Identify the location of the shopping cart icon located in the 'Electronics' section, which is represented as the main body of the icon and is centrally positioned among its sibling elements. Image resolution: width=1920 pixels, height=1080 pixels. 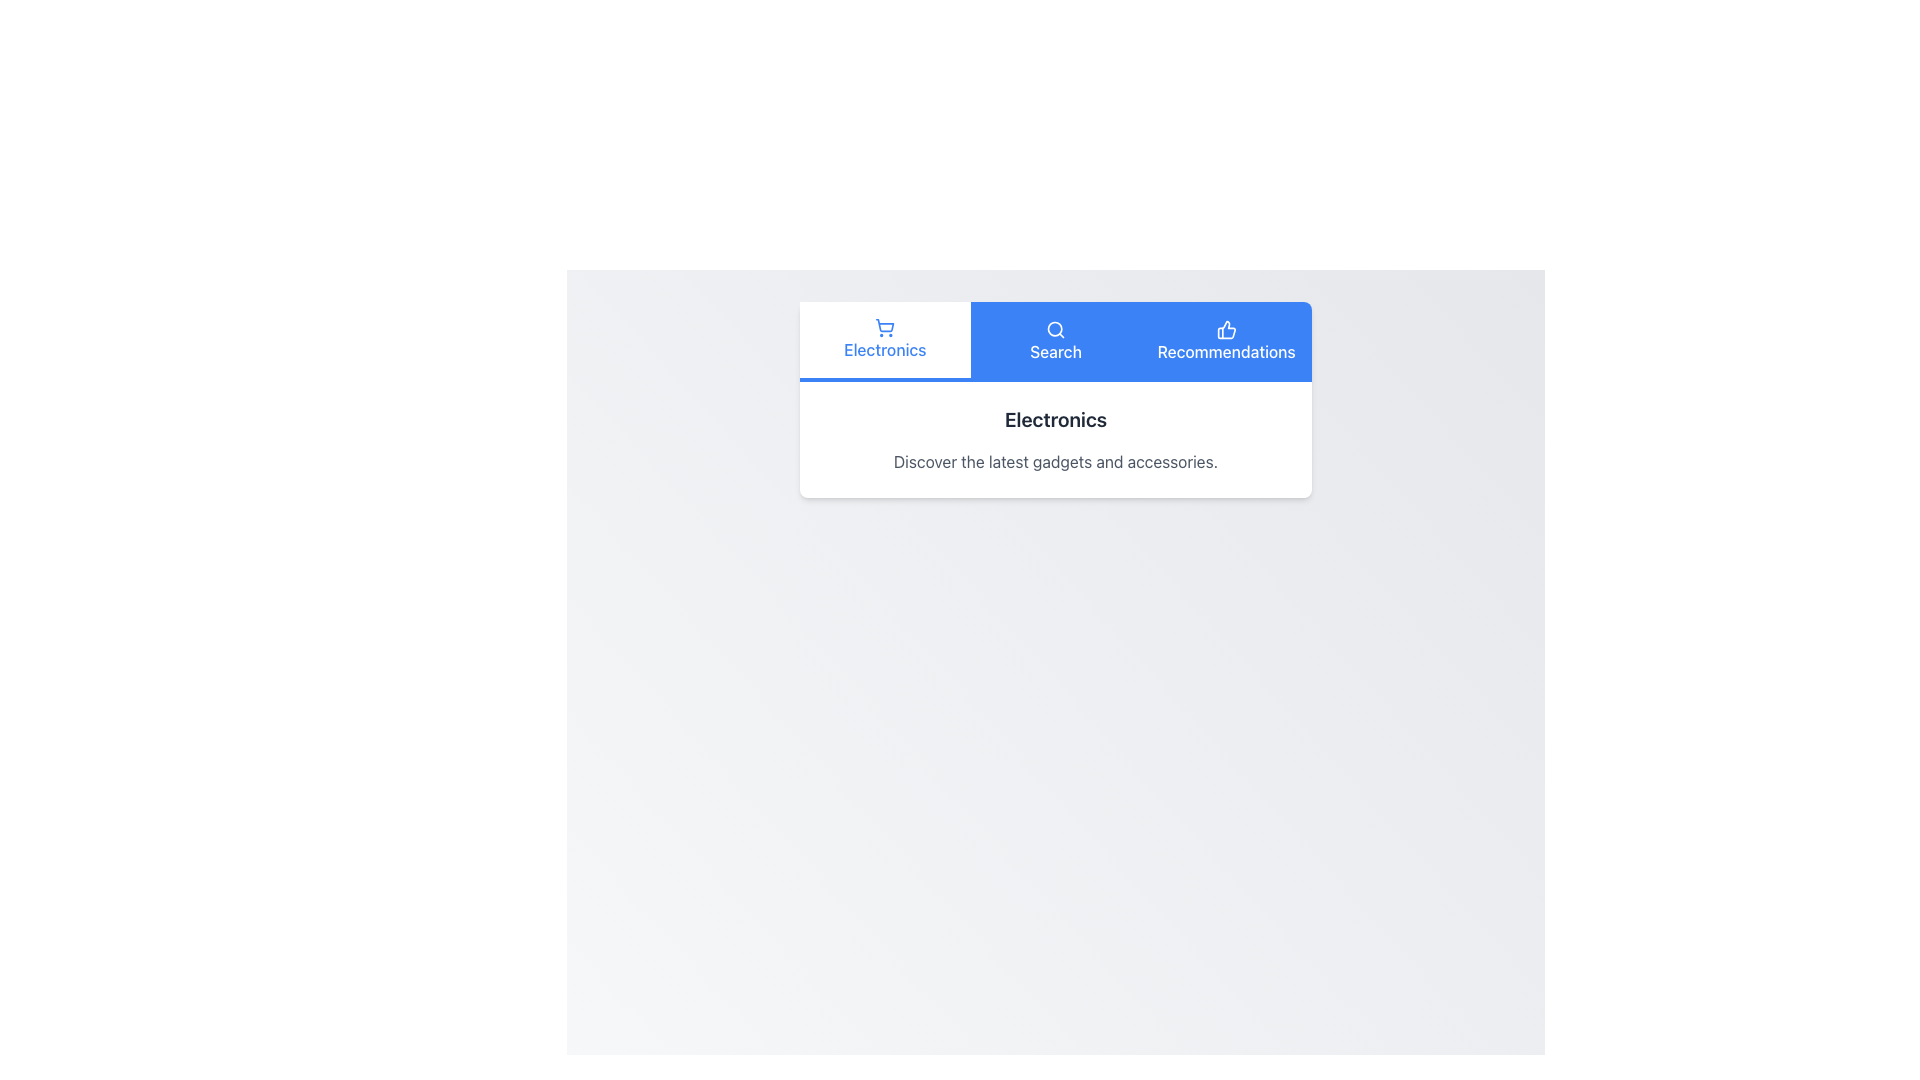
(884, 324).